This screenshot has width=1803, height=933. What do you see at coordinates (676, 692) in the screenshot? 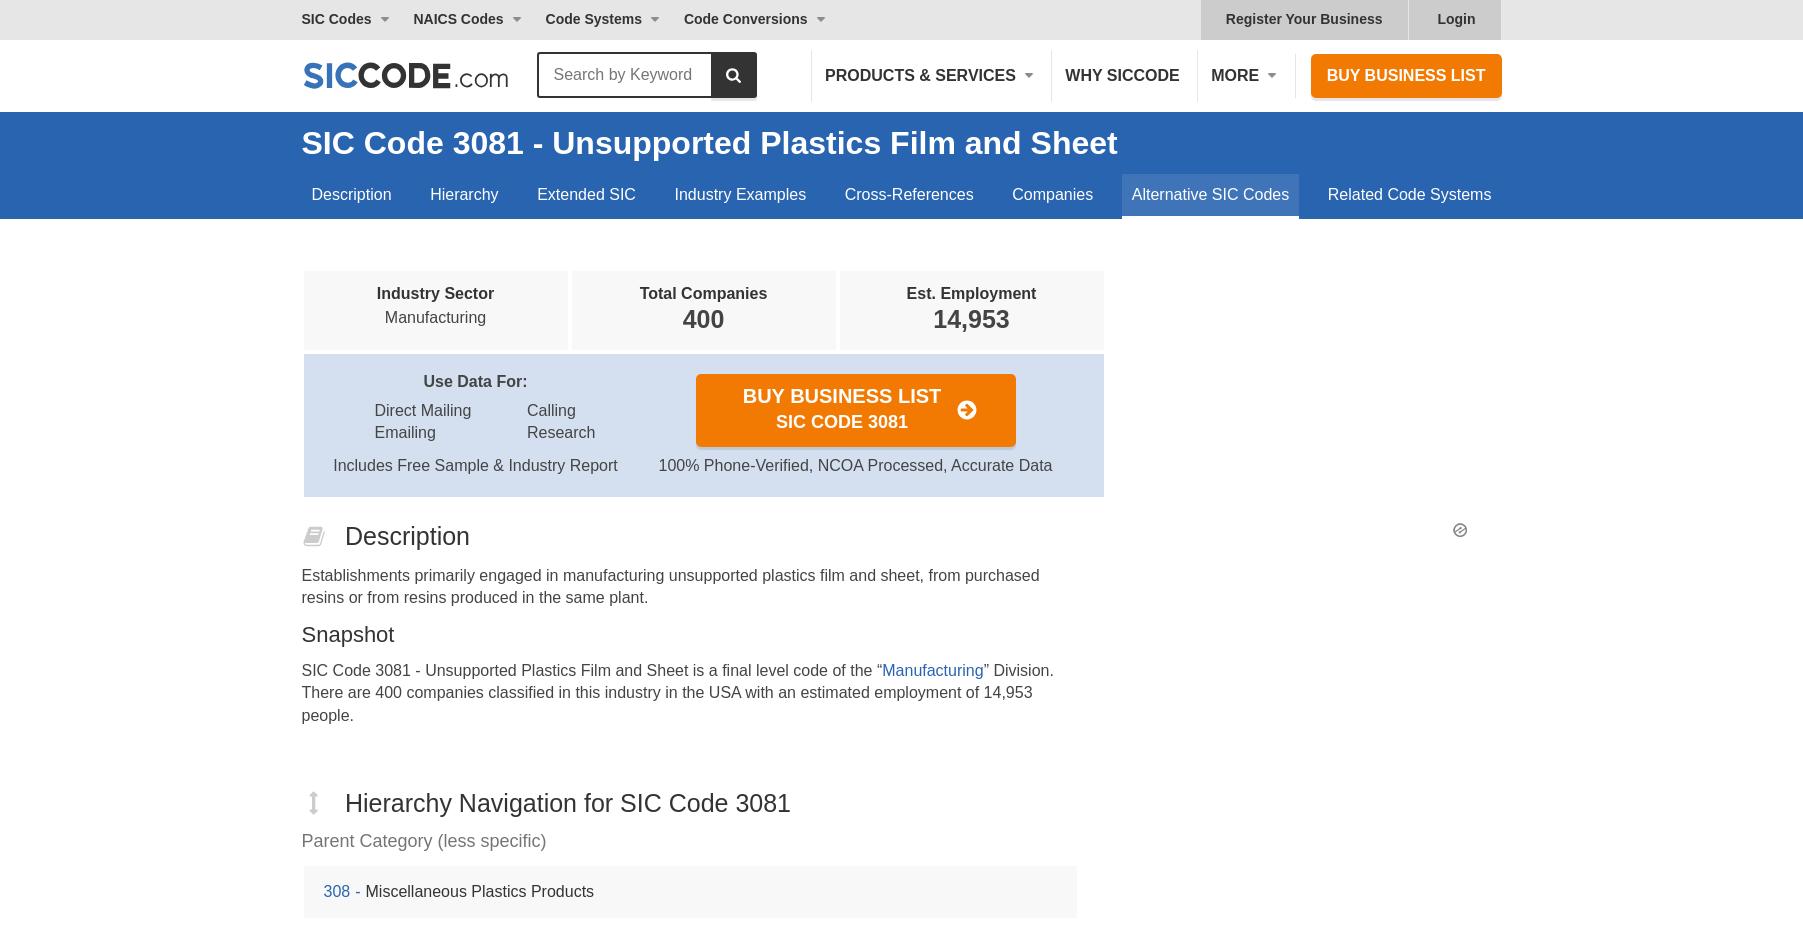
I see `'” Division.
                                                                    There are 400 companies classified in this industry in the USA with an estimated employment of 14,953 people.'` at bounding box center [676, 692].